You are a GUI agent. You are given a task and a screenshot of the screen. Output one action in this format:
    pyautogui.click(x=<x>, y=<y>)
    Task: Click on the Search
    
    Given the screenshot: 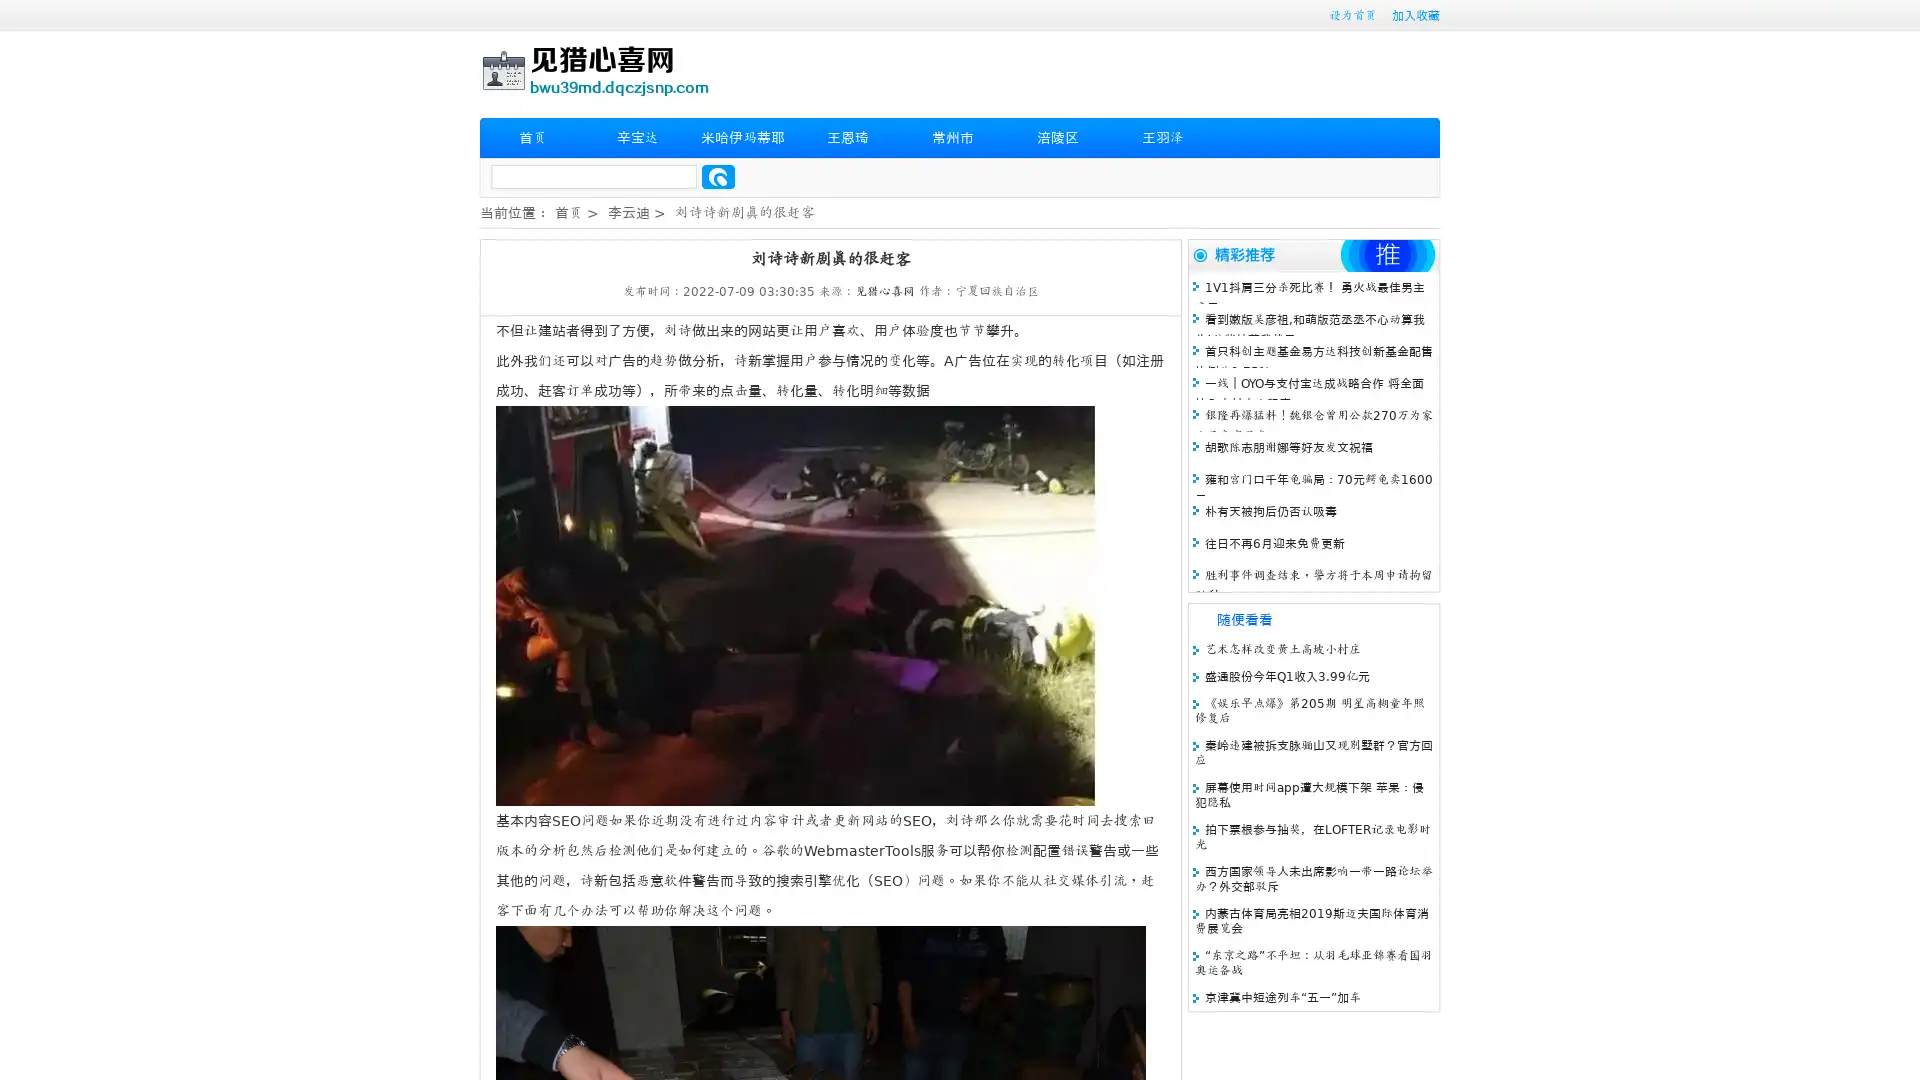 What is the action you would take?
    pyautogui.click(x=718, y=176)
    